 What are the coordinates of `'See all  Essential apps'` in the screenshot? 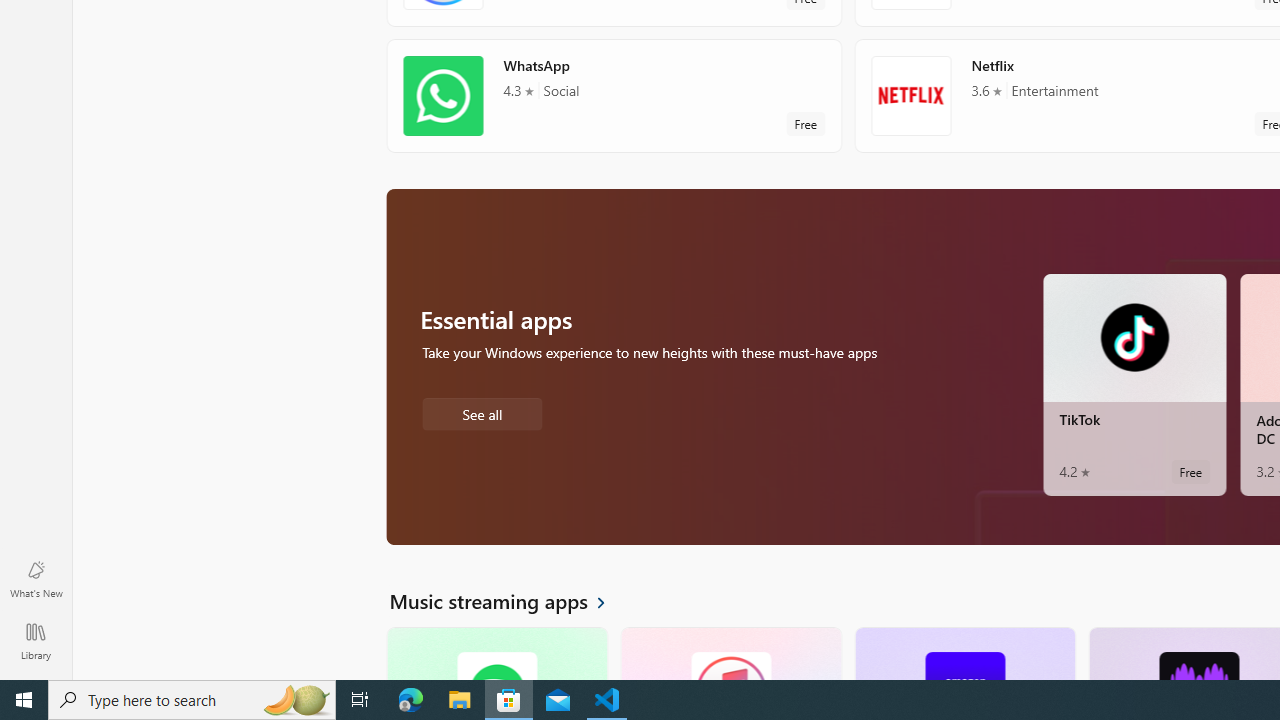 It's located at (481, 411).